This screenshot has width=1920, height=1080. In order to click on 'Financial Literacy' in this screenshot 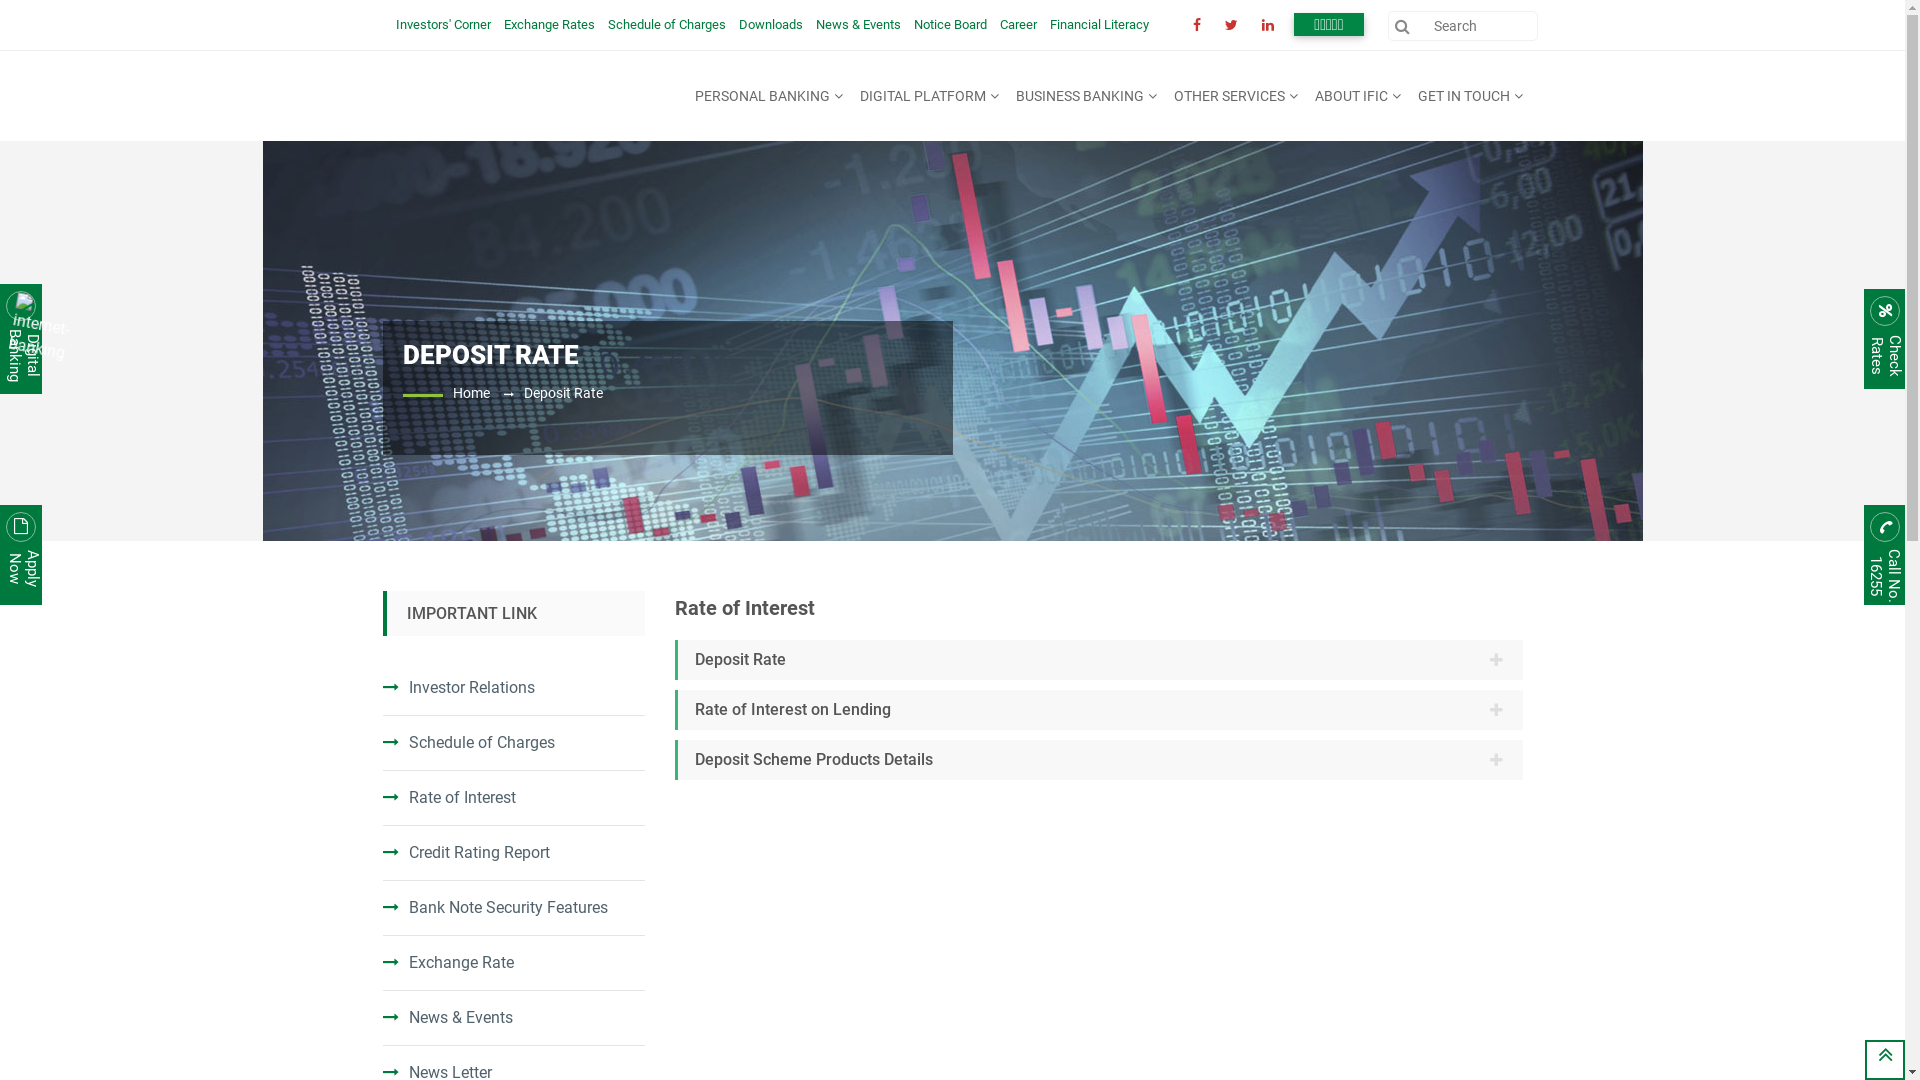, I will do `click(1098, 24)`.